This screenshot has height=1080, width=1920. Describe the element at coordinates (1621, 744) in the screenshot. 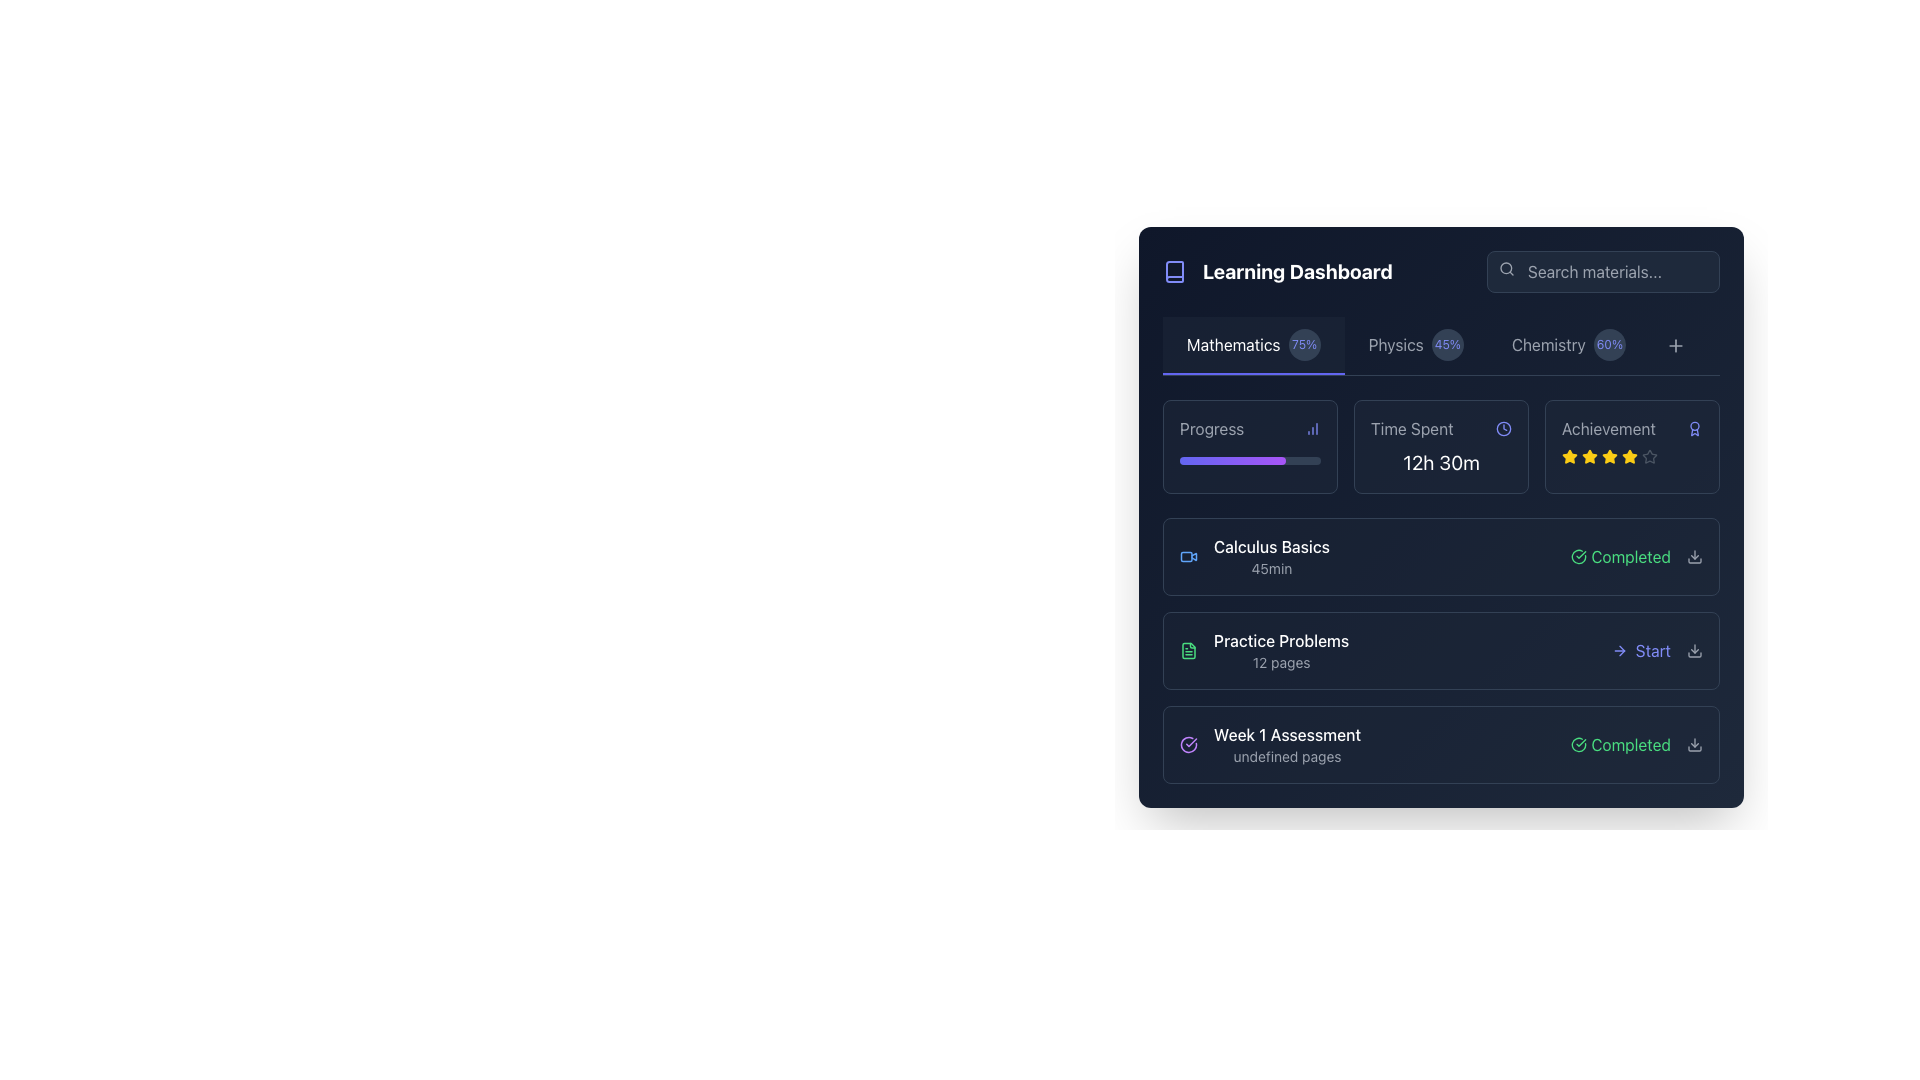

I see `the Status indicator with a green checkmark icon and the text 'Completed', which signifies a successful task completion, located on the list item` at that location.